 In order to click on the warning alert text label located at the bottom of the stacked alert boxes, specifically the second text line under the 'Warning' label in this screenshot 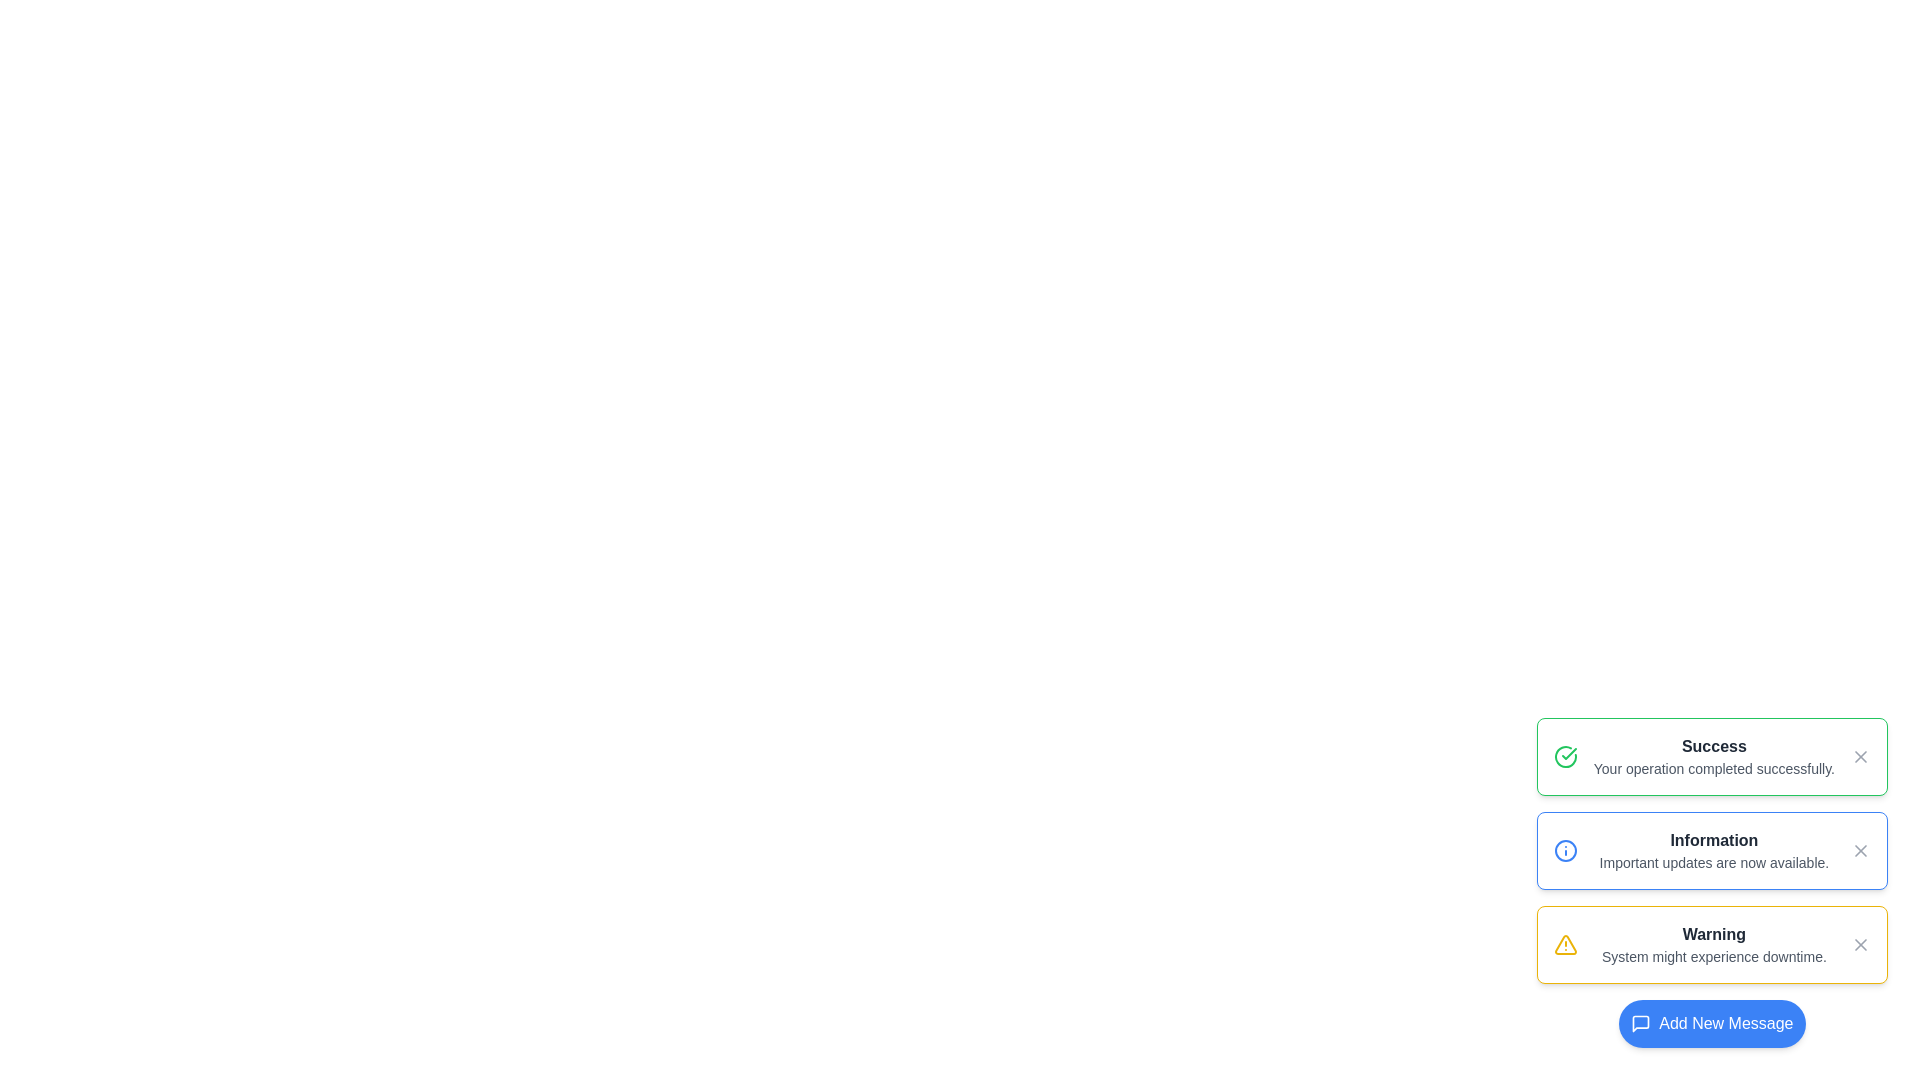, I will do `click(1713, 955)`.